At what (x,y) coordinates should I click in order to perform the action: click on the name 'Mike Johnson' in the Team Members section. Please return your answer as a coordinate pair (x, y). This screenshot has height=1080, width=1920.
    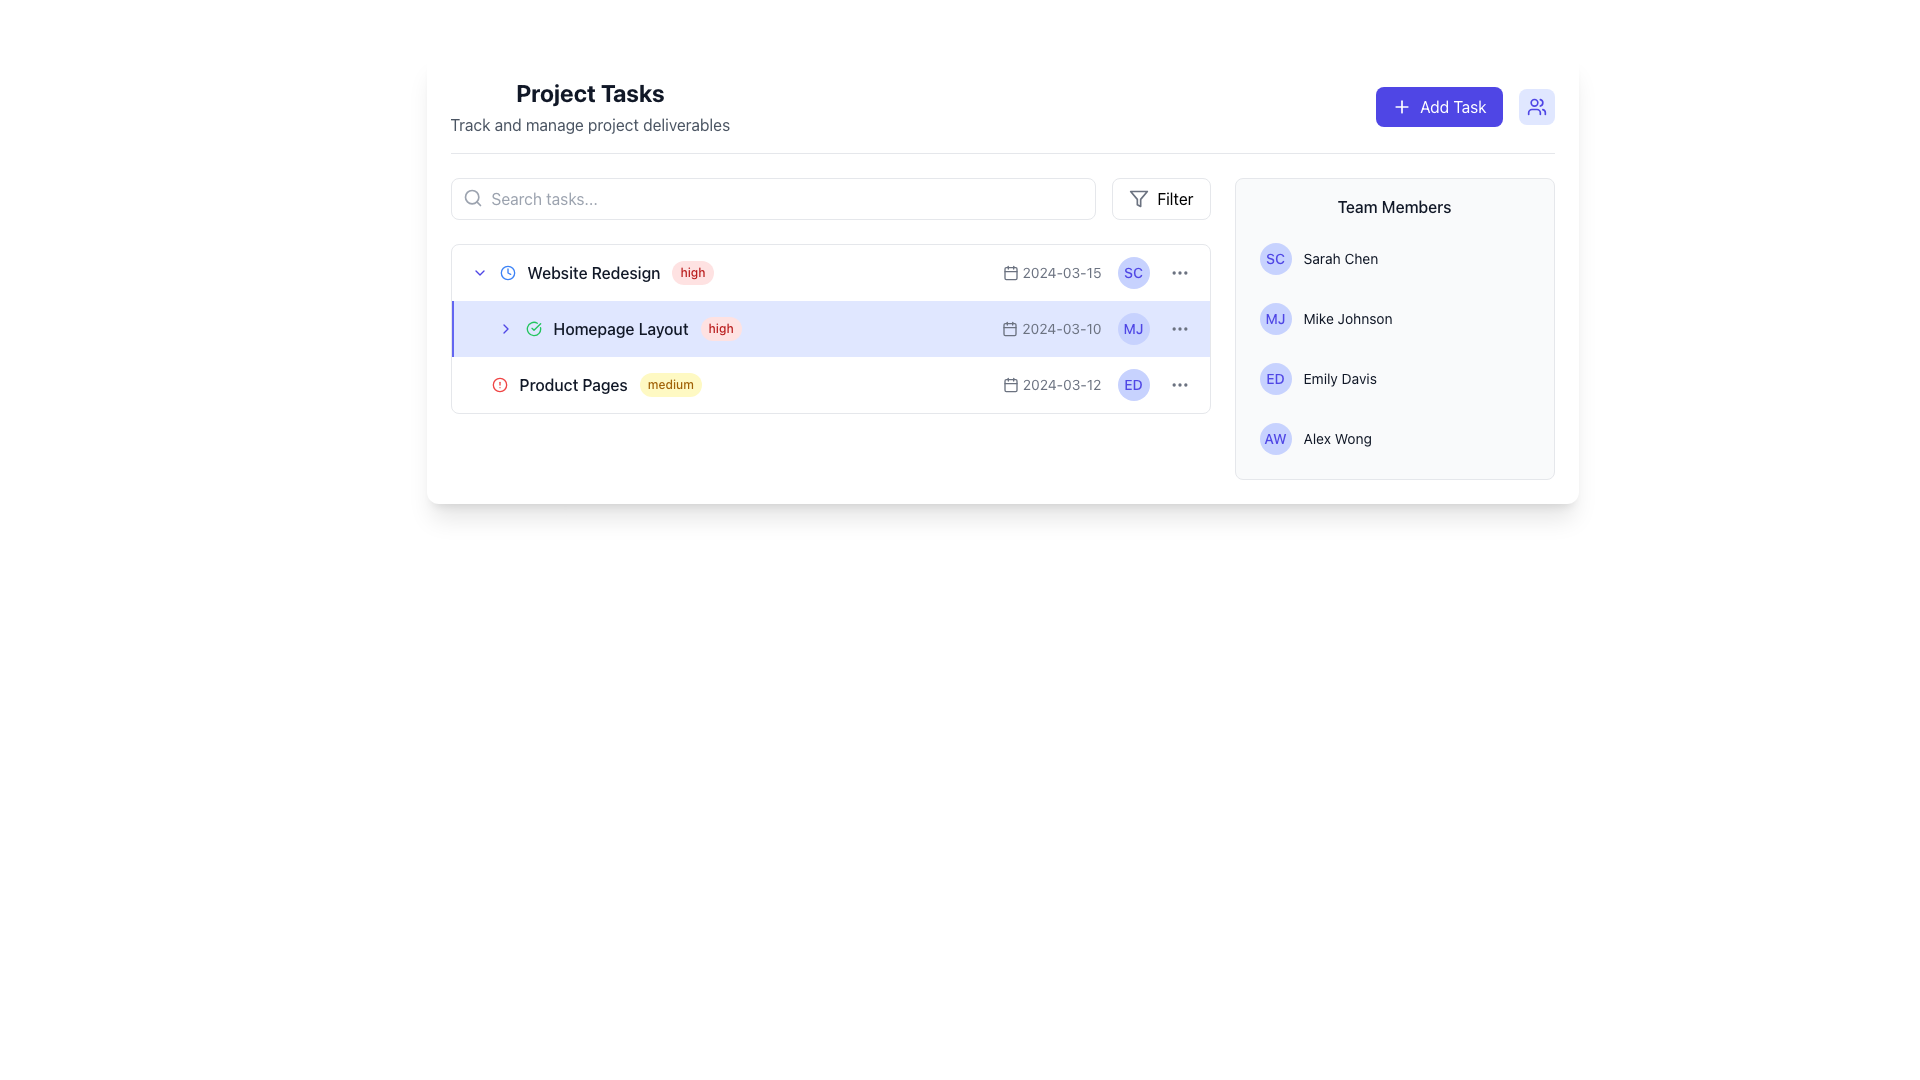
    Looking at the image, I should click on (1393, 318).